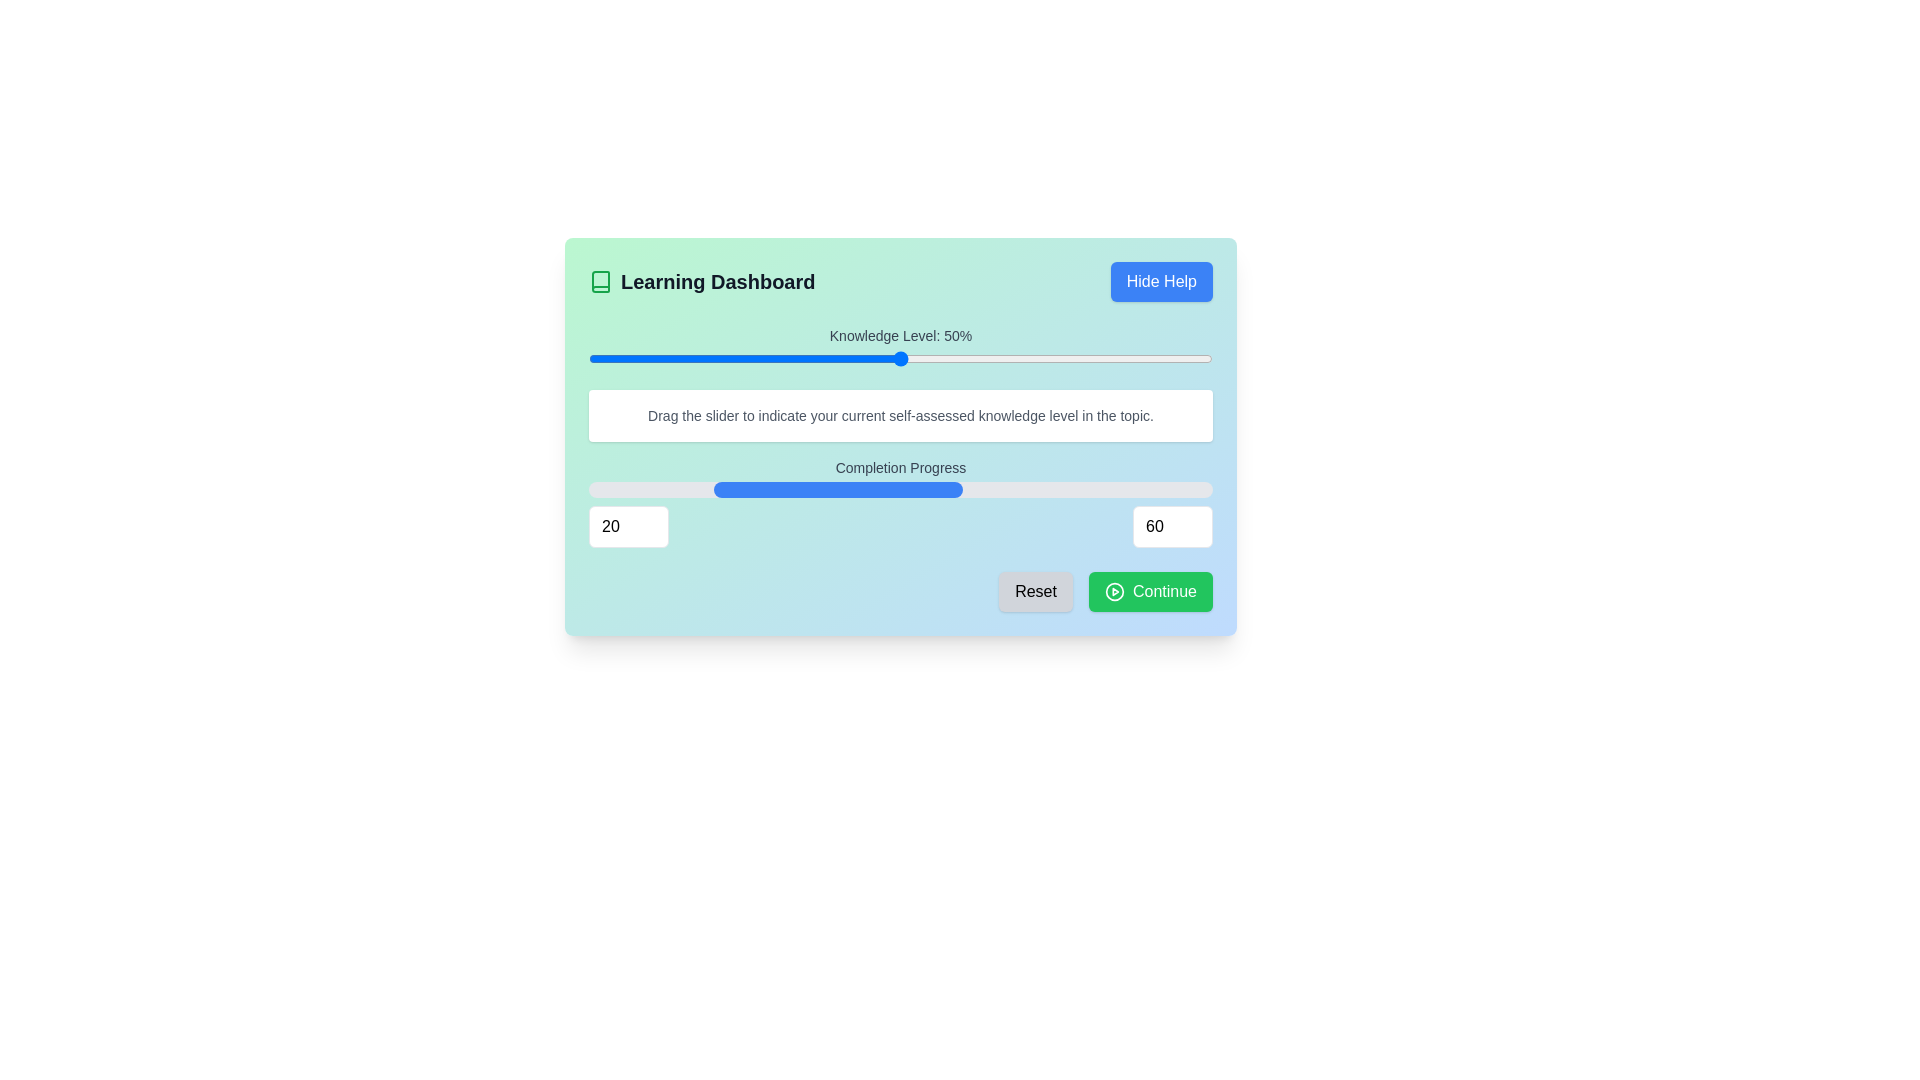  I want to click on the help dismiss button located at the top right of the interface, so click(1161, 281).